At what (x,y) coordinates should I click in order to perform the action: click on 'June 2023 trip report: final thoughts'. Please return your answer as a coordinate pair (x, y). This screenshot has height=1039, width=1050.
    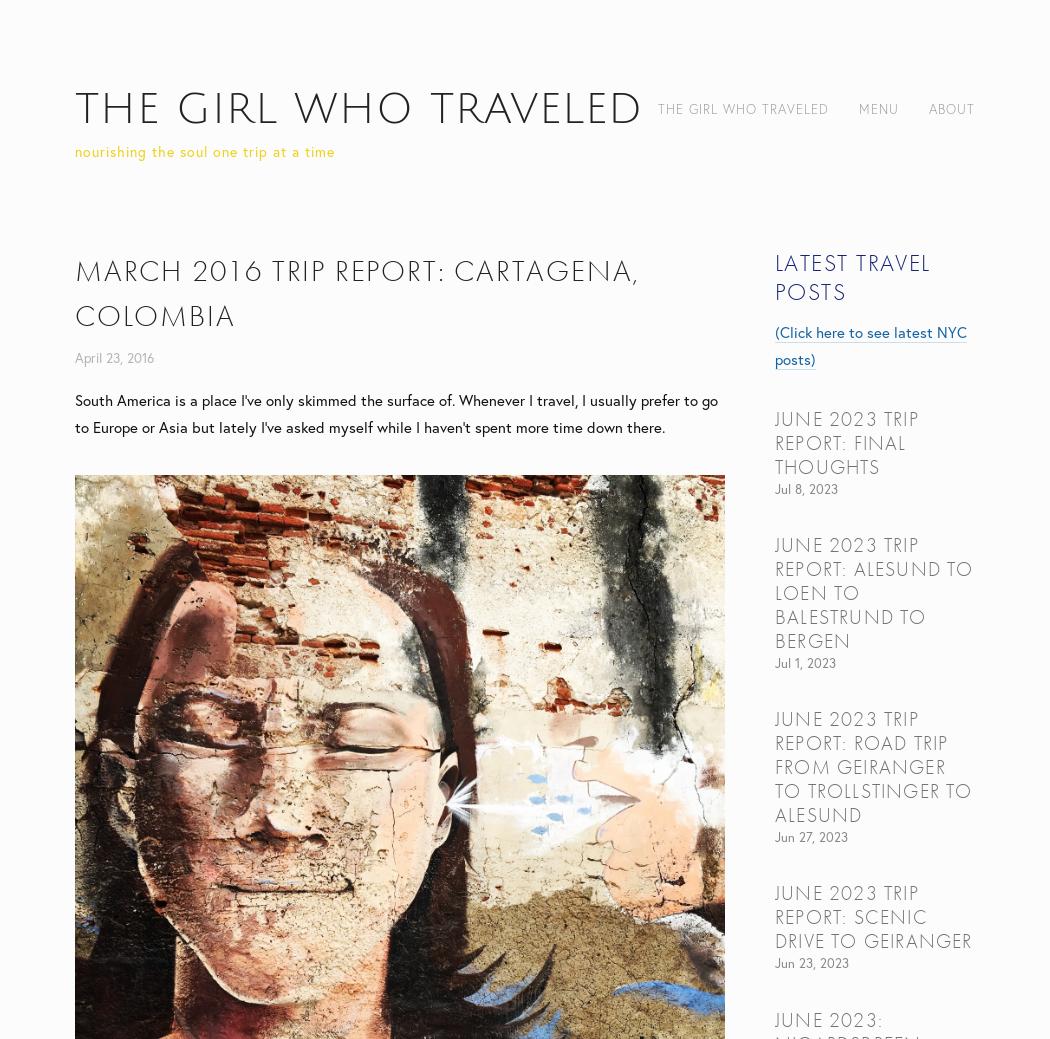
    Looking at the image, I should click on (846, 440).